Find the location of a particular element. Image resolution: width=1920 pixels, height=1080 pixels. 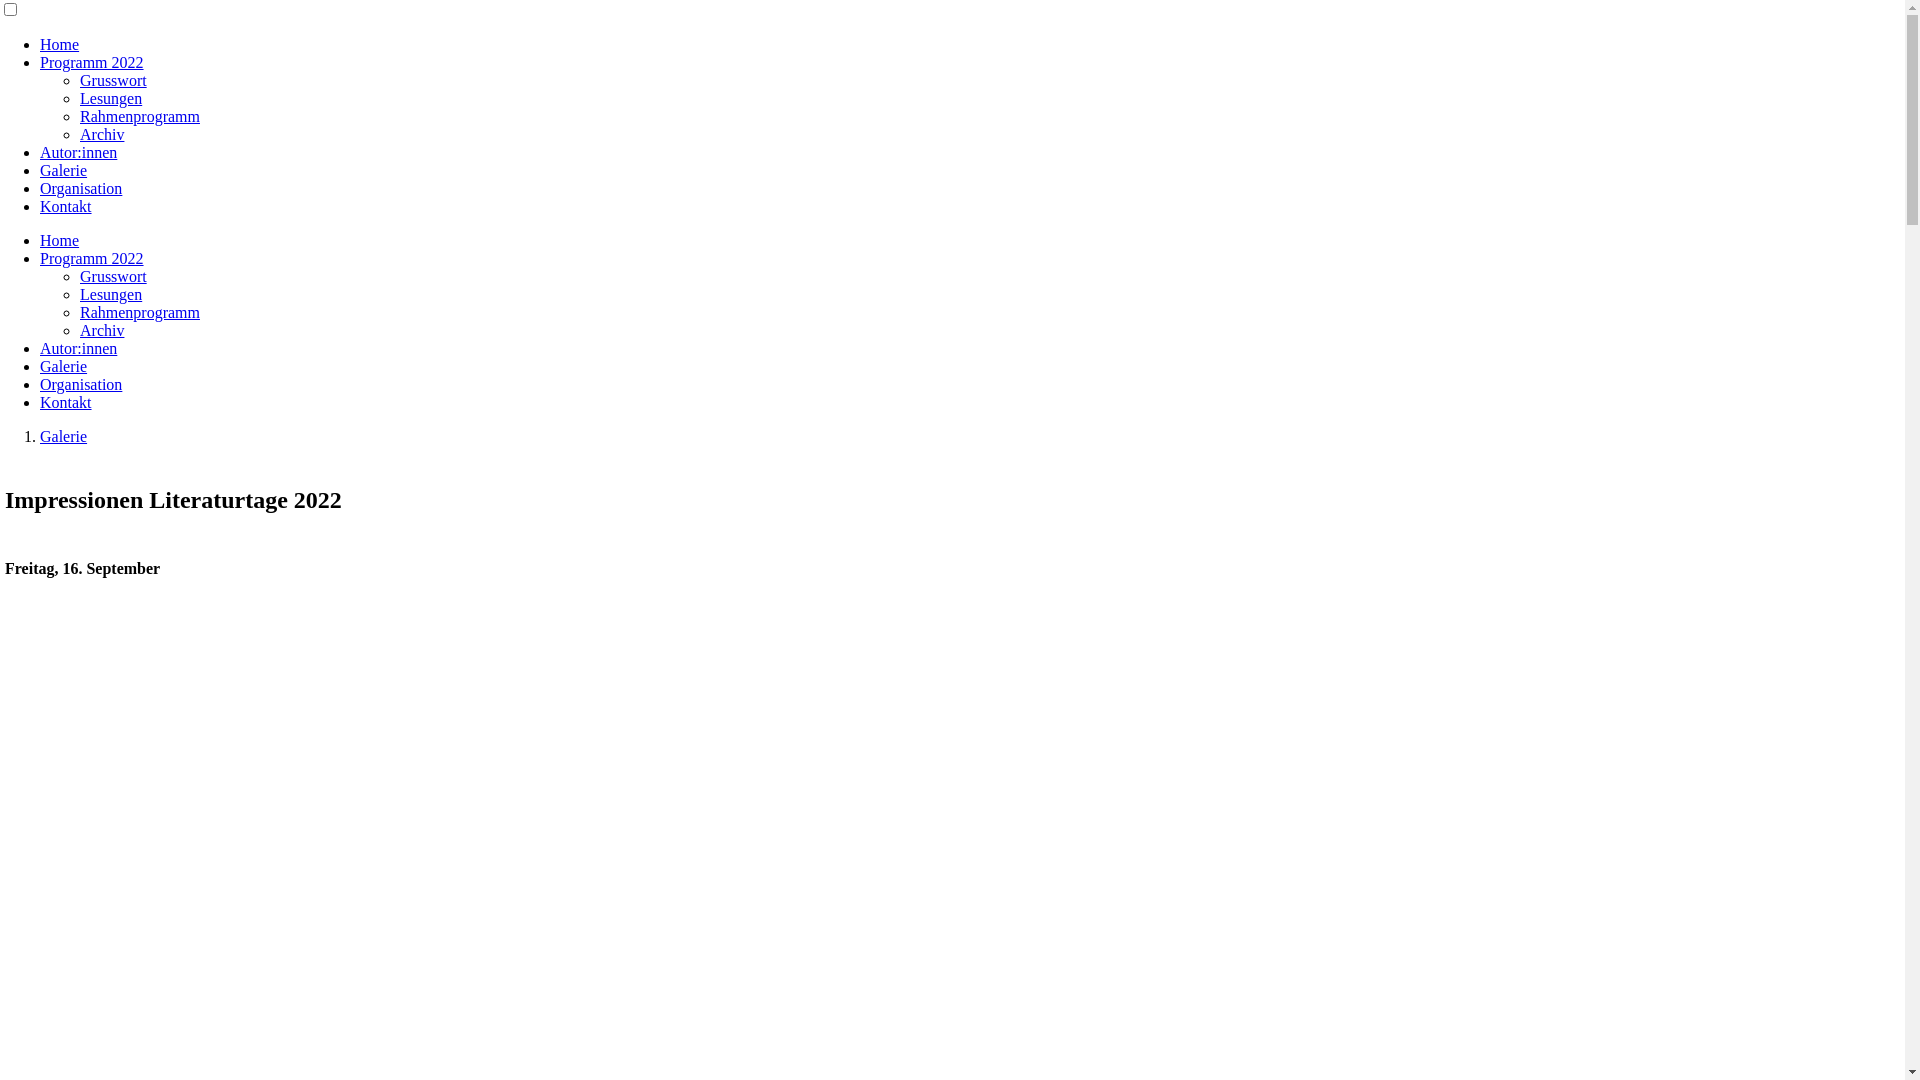

'Lesungen' is located at coordinates (109, 294).